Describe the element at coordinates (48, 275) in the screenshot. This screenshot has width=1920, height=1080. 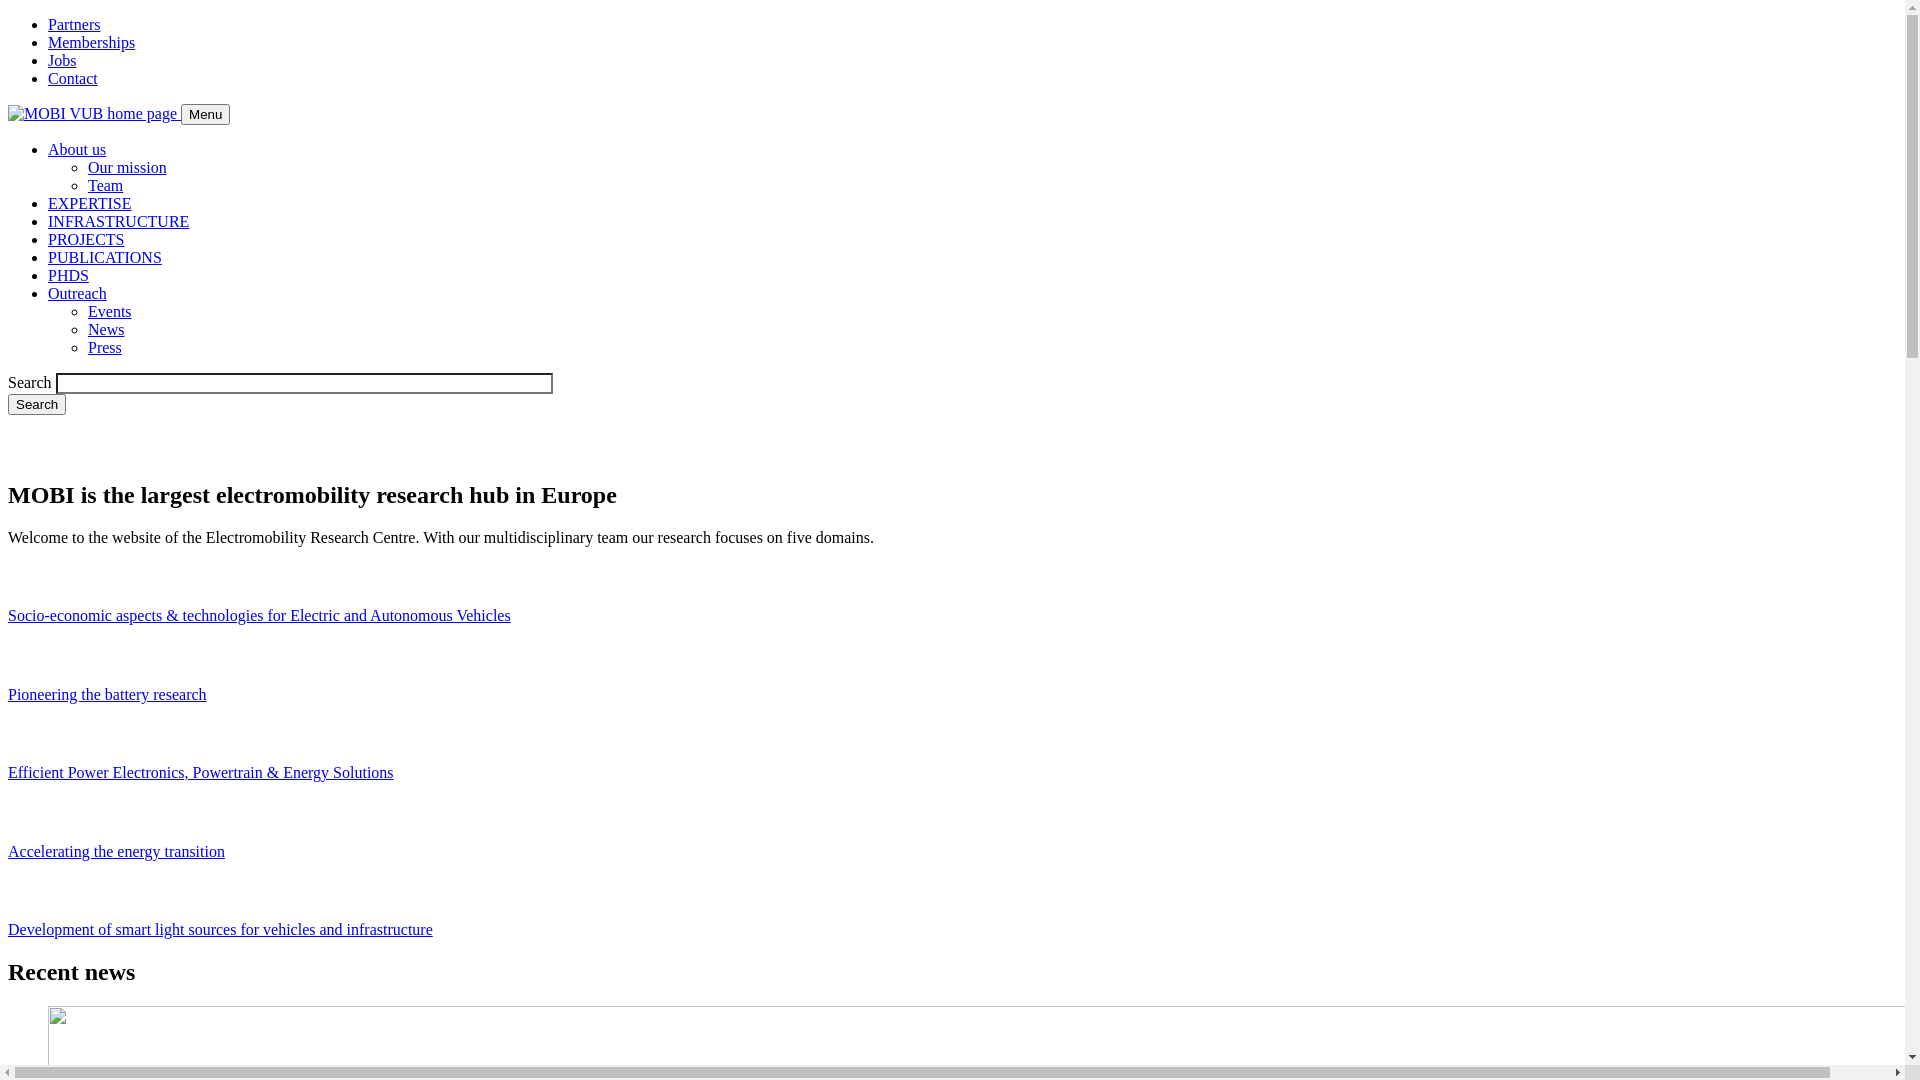
I see `'PHDS'` at that location.